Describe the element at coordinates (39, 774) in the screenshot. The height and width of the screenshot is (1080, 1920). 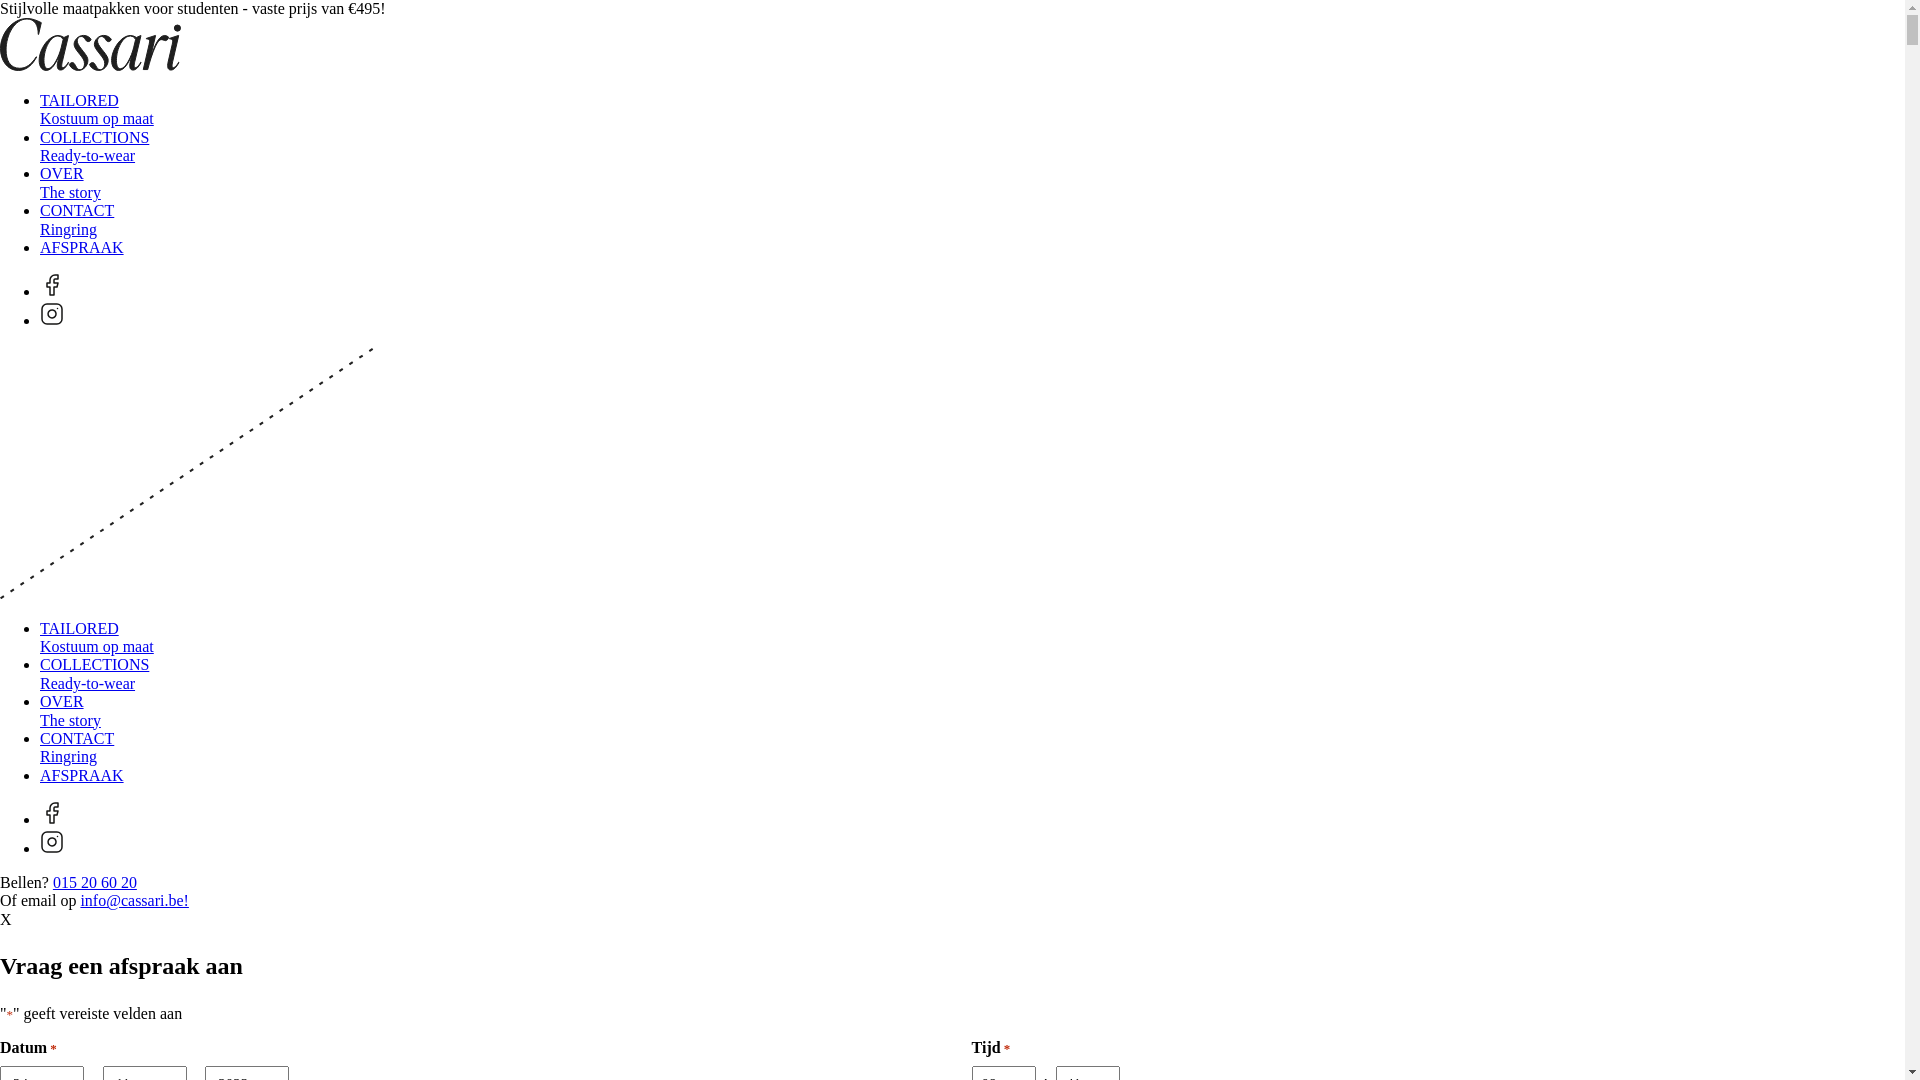
I see `'AFSPRAAK'` at that location.